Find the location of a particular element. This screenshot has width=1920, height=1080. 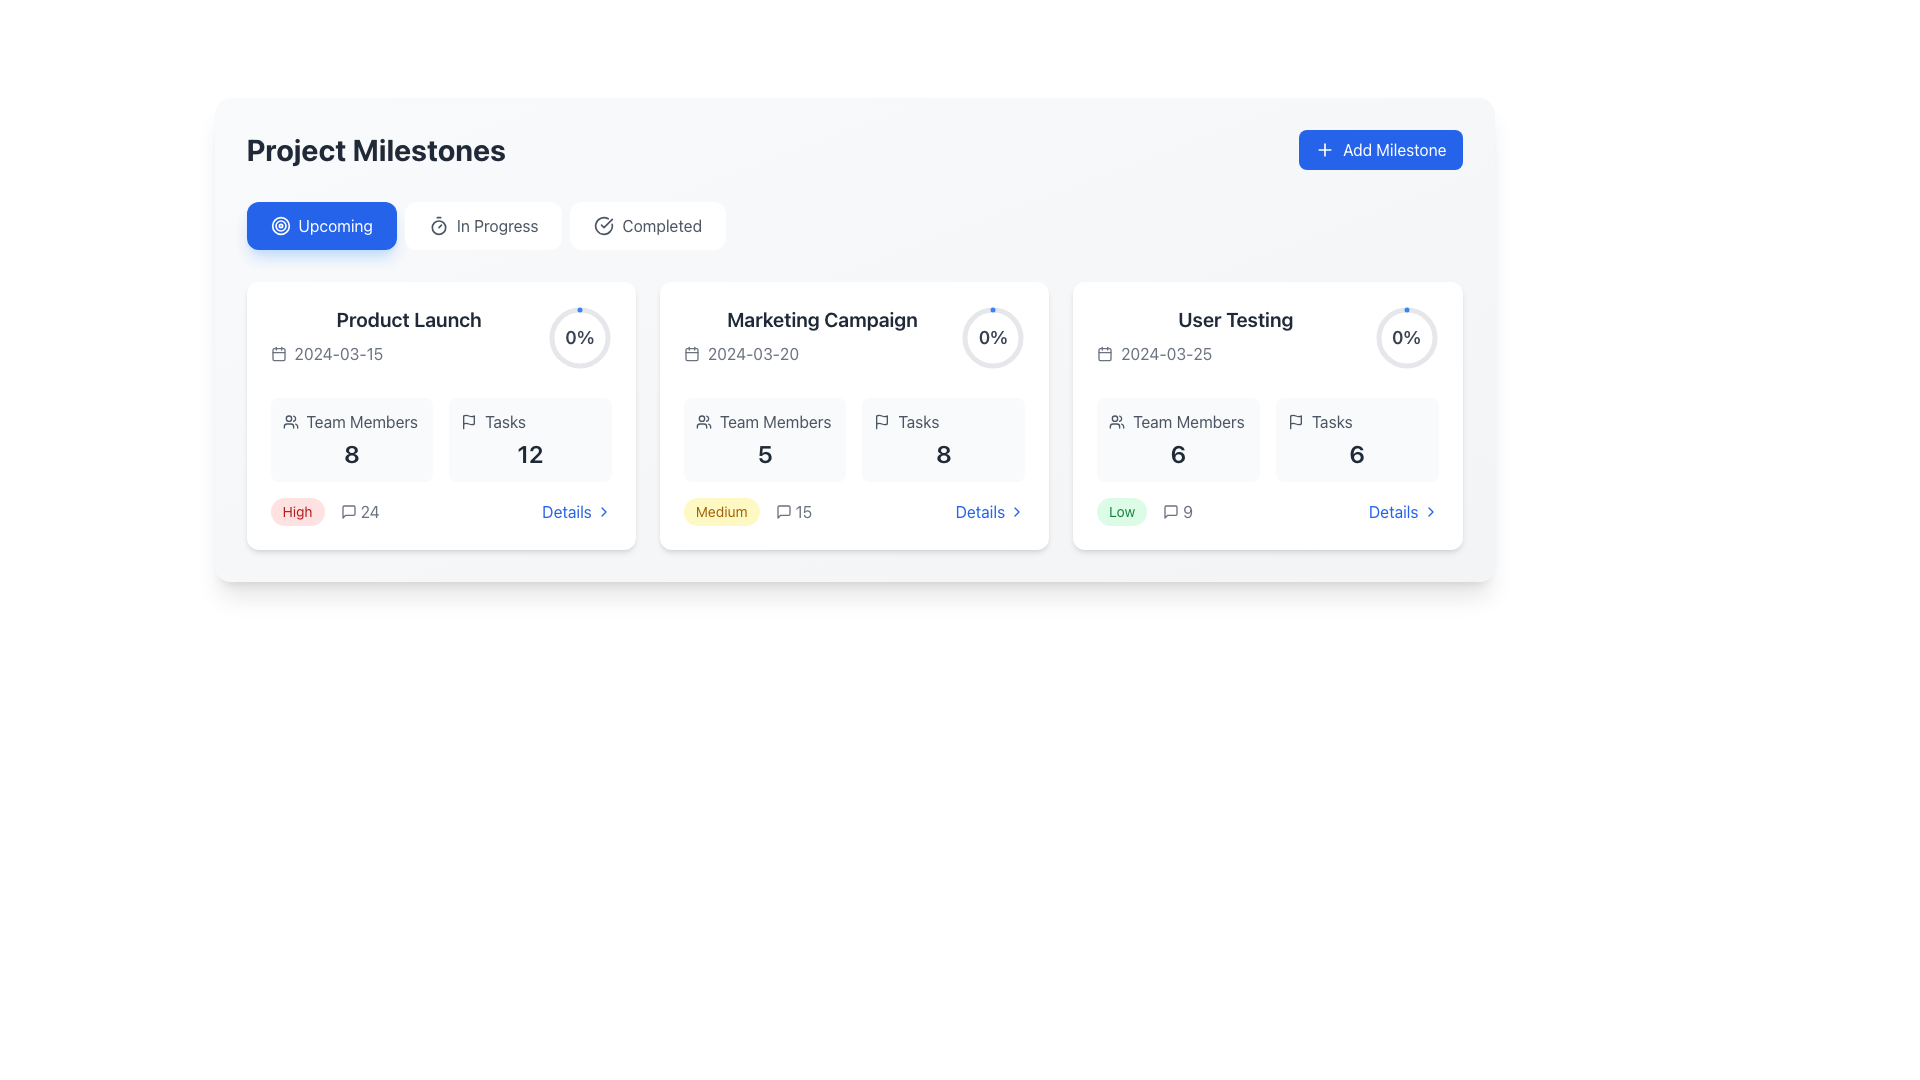

the text link with icon located in the bottom-right corner of the 'Marketing Campaign' card is located at coordinates (990, 511).